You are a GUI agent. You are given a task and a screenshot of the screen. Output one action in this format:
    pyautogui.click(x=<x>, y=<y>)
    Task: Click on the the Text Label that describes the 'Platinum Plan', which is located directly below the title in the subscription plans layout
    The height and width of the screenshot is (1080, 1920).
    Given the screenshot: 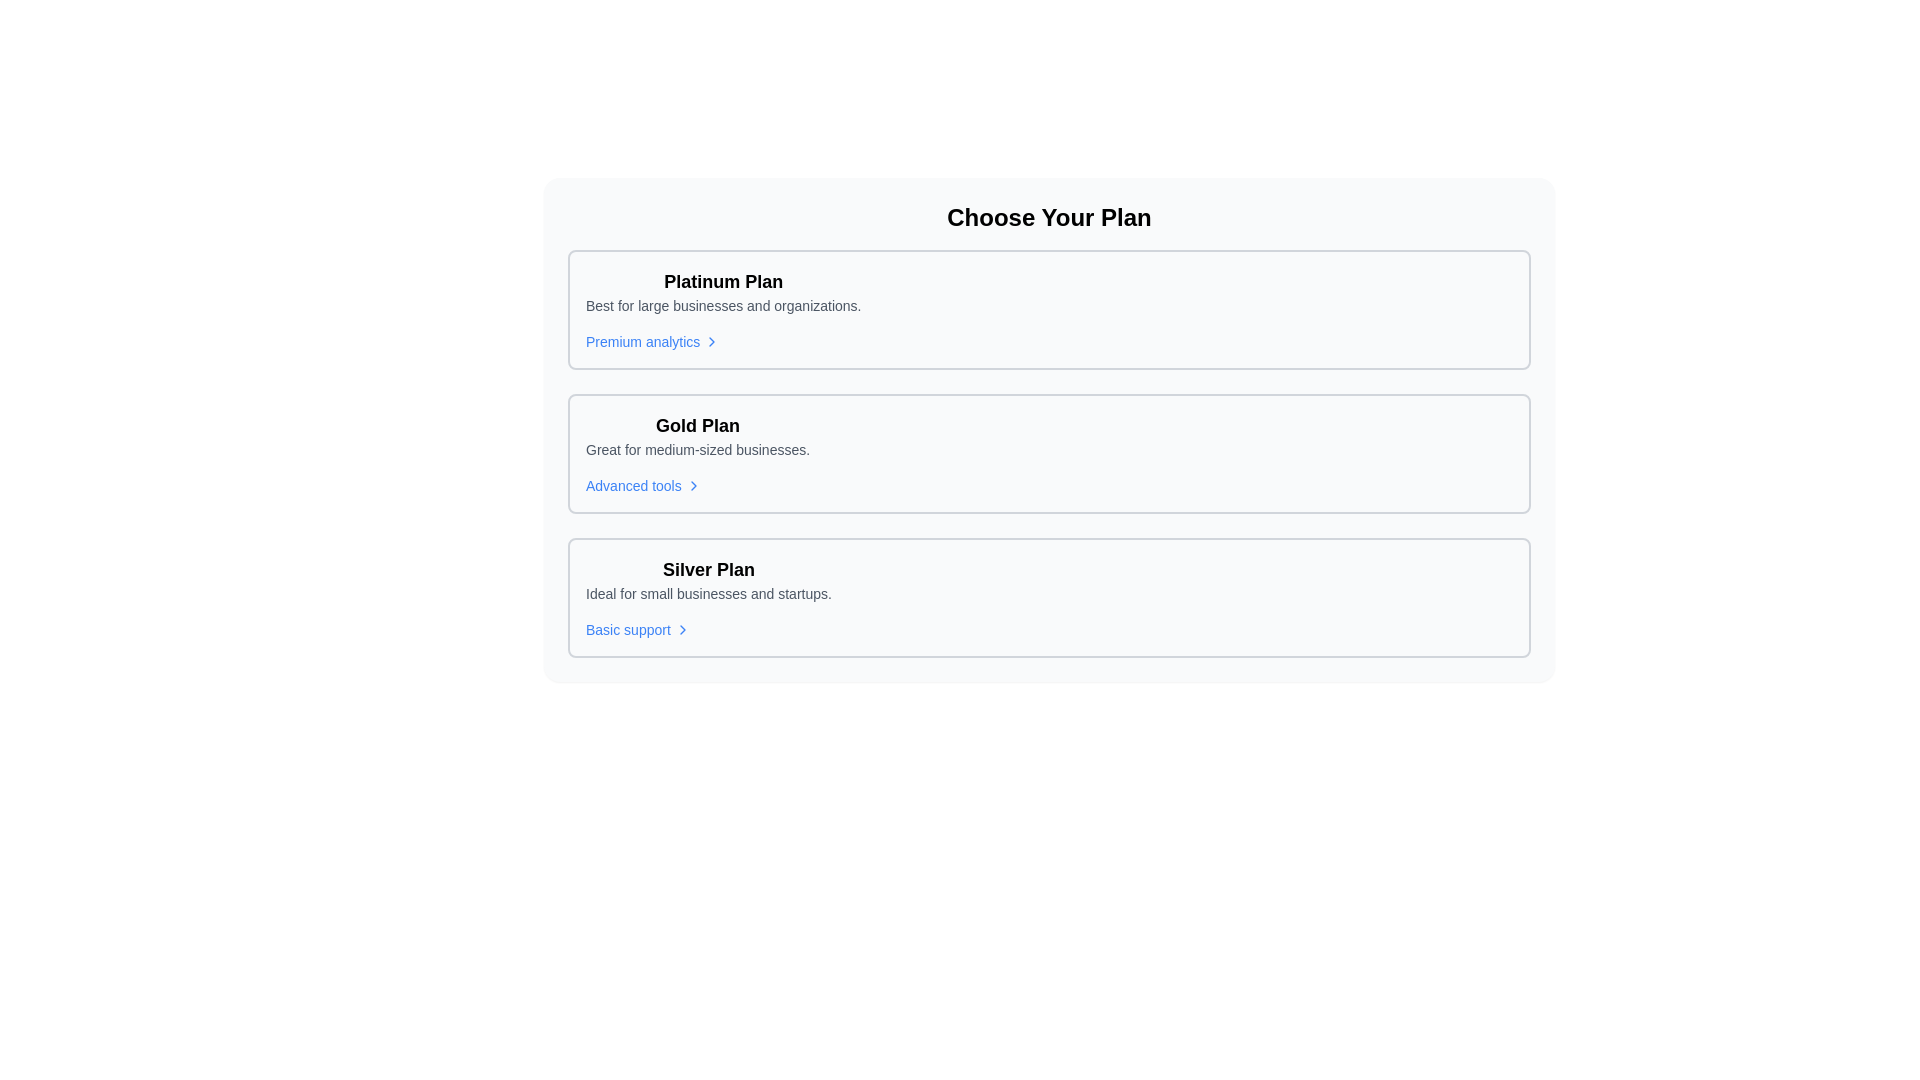 What is the action you would take?
    pyautogui.click(x=722, y=305)
    